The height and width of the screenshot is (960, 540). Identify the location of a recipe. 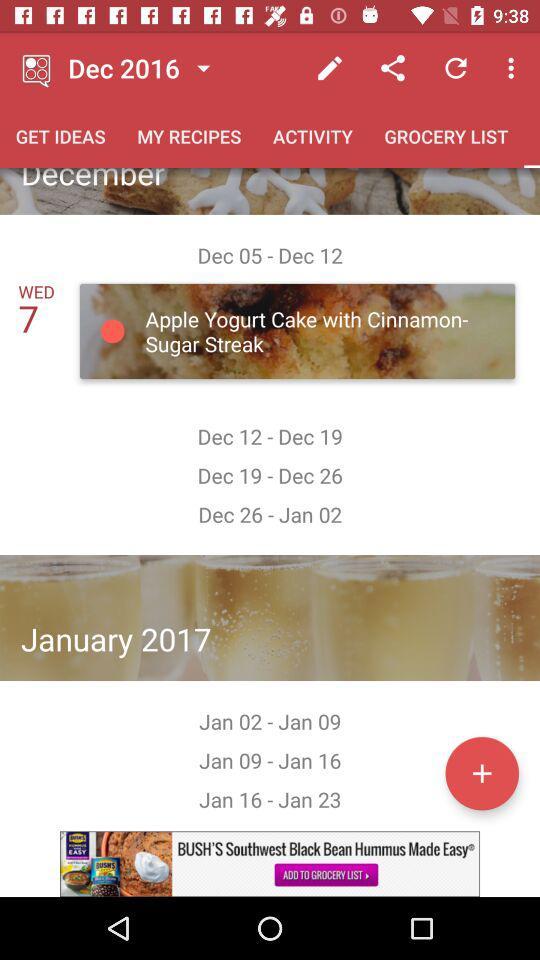
(481, 772).